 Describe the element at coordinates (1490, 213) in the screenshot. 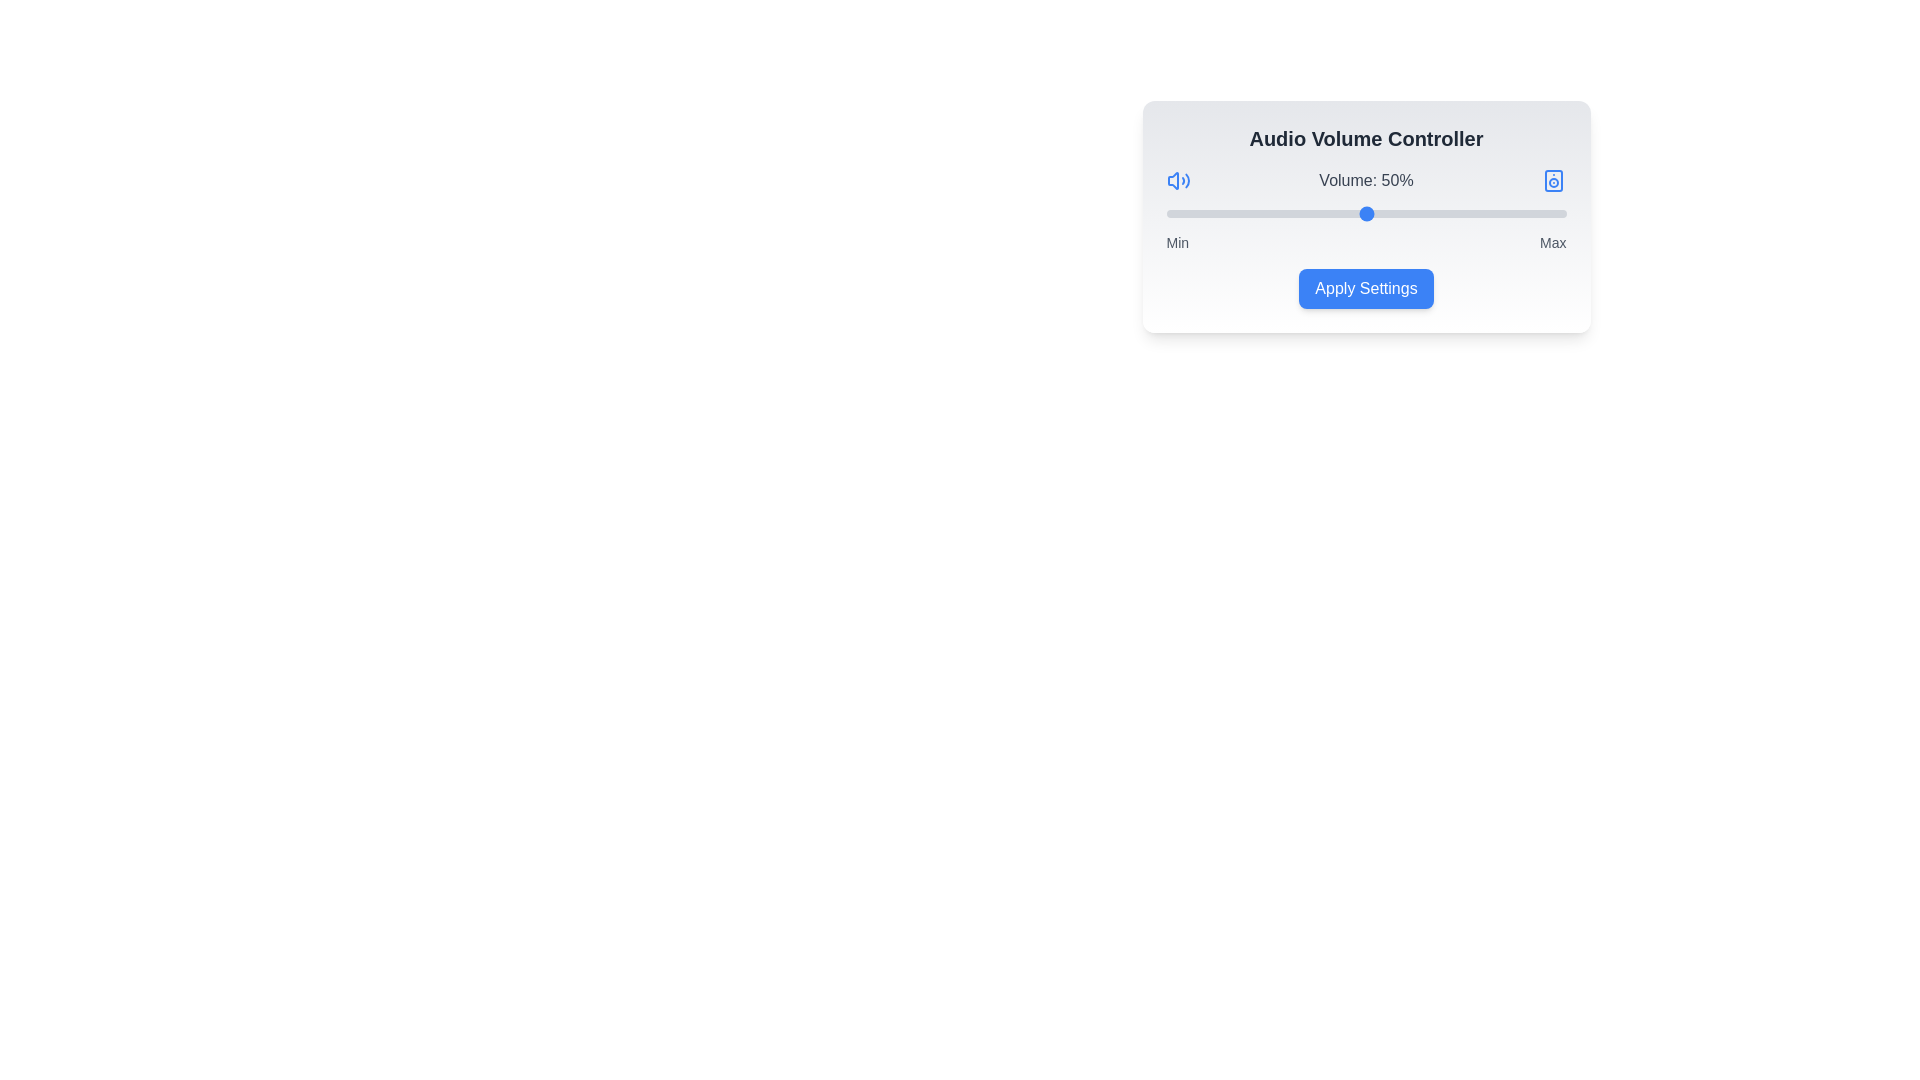

I see `the slider to set the volume to 81%` at that location.